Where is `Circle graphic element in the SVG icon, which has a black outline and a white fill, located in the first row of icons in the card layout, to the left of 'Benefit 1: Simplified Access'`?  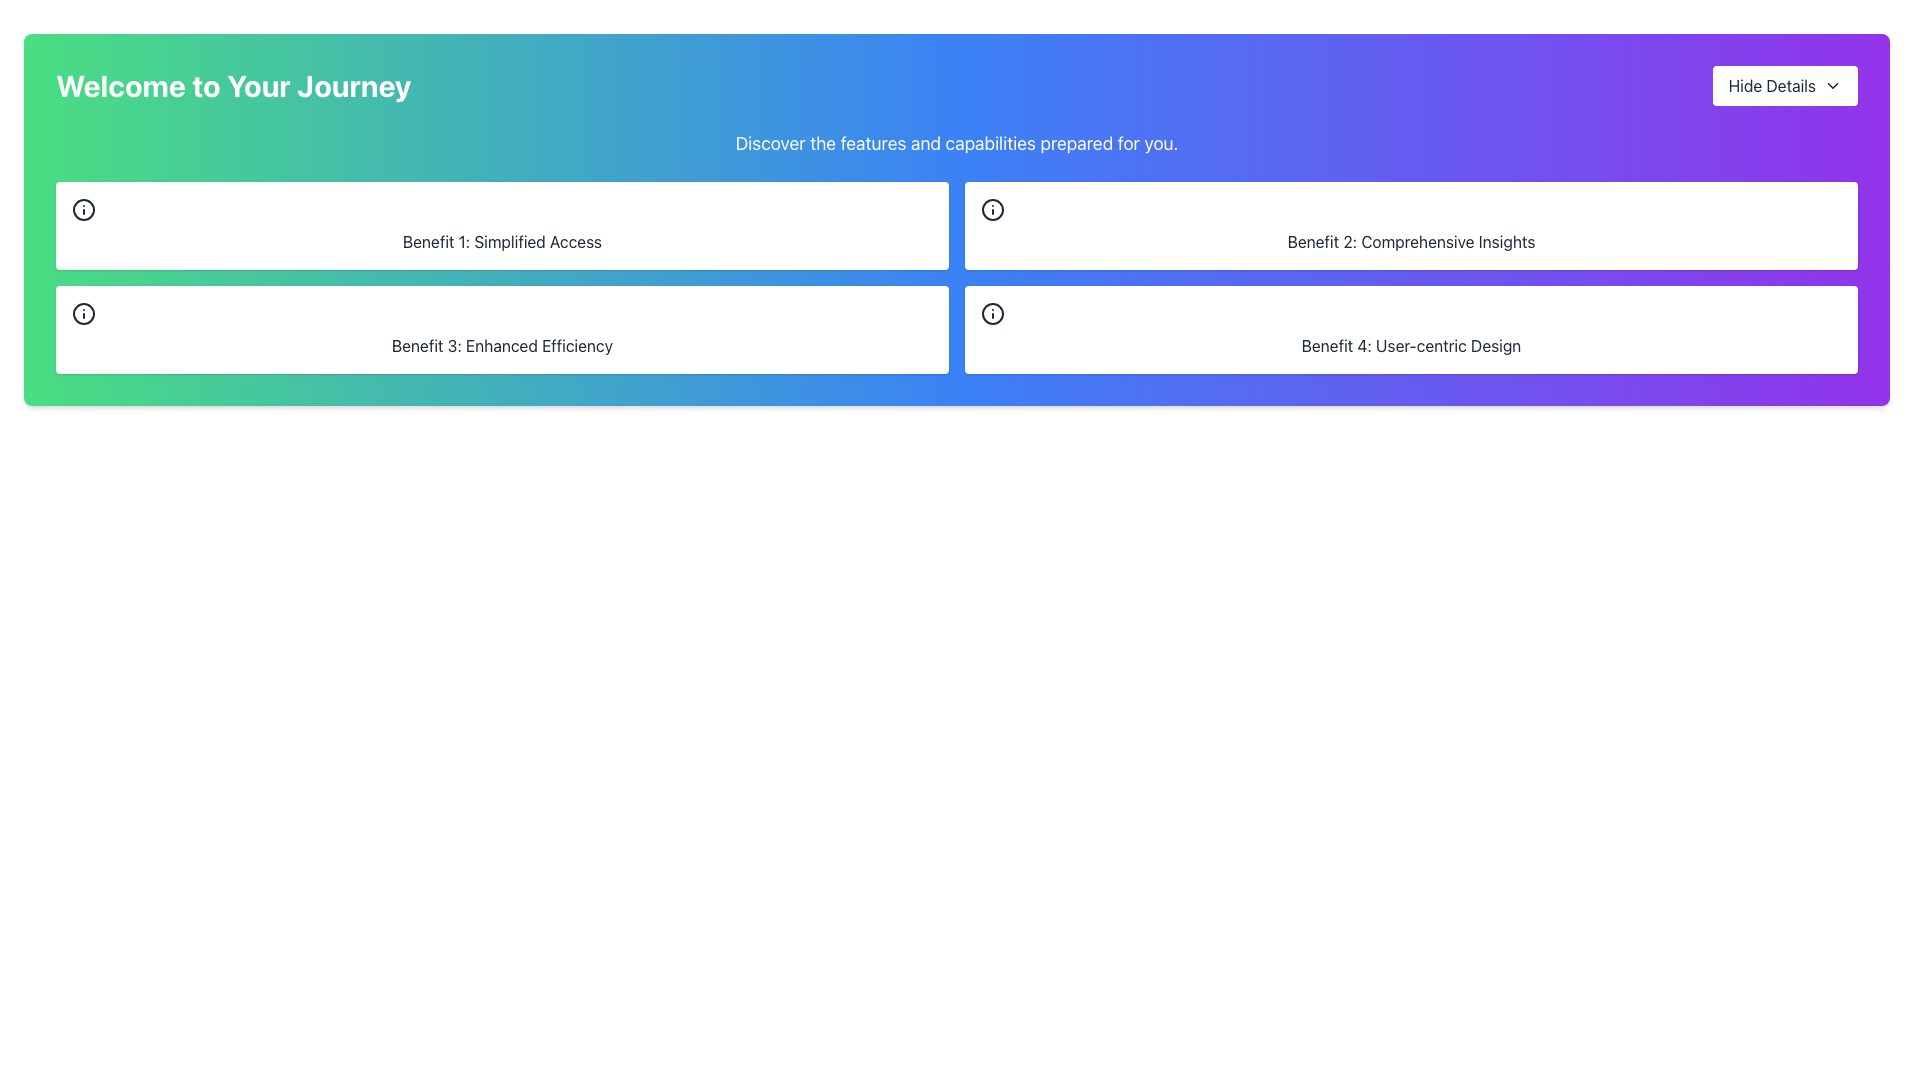
Circle graphic element in the SVG icon, which has a black outline and a white fill, located in the first row of icons in the card layout, to the left of 'Benefit 1: Simplified Access' is located at coordinates (82, 209).